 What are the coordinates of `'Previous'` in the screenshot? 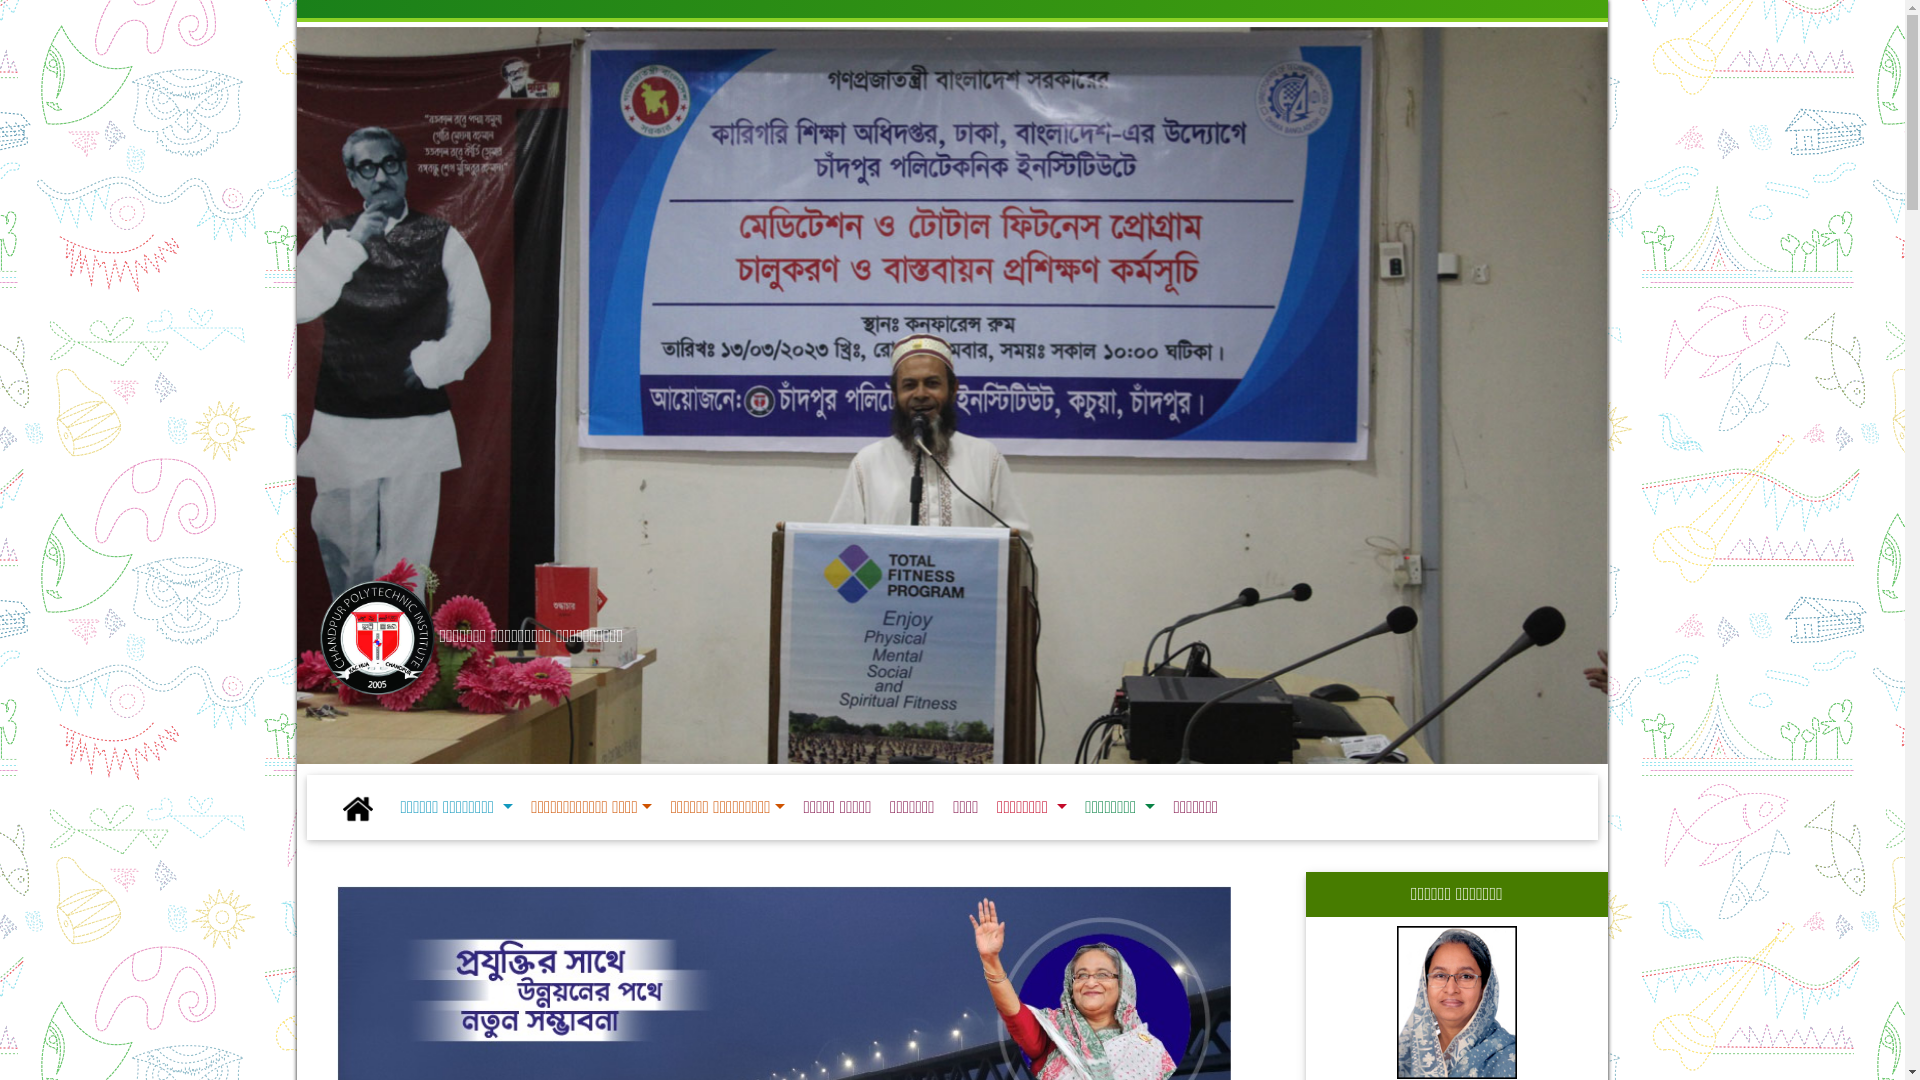 It's located at (343, 342).